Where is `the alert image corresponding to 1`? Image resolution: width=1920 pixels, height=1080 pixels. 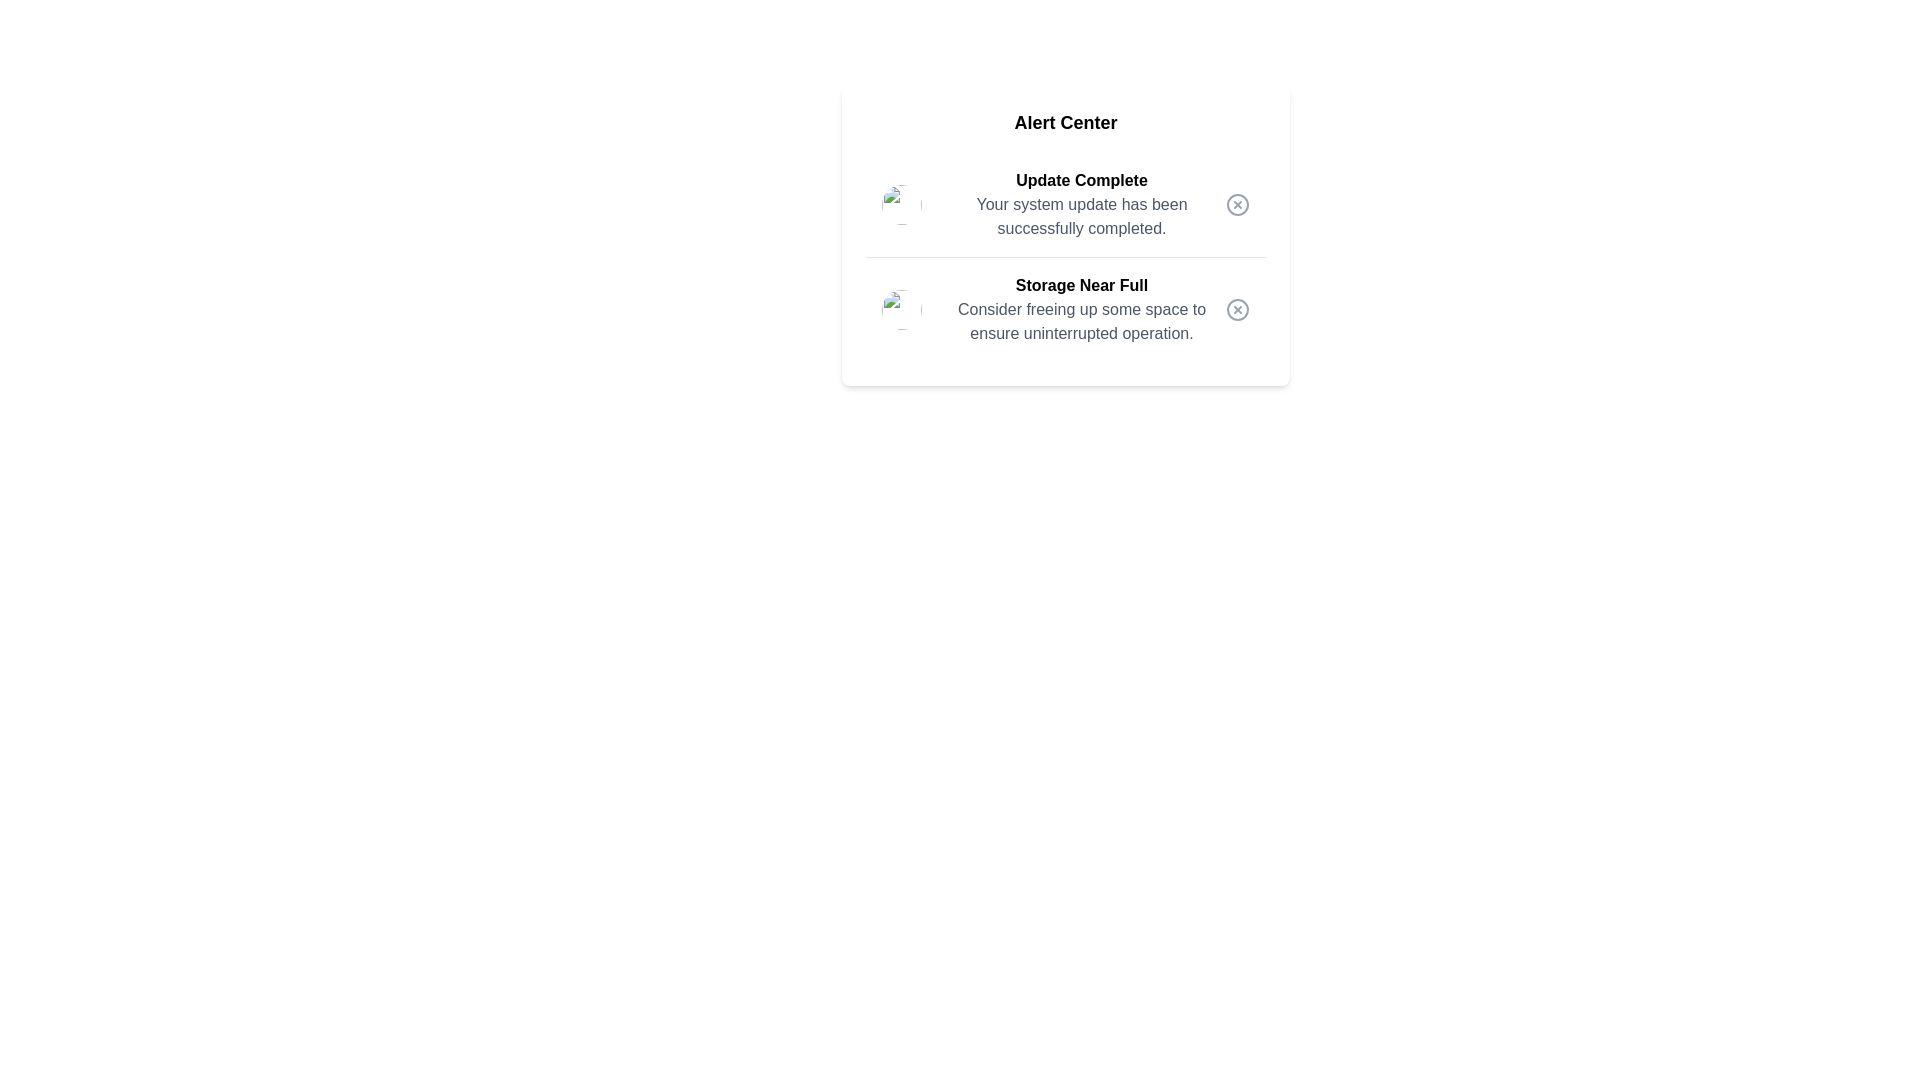 the alert image corresponding to 1 is located at coordinates (901, 204).